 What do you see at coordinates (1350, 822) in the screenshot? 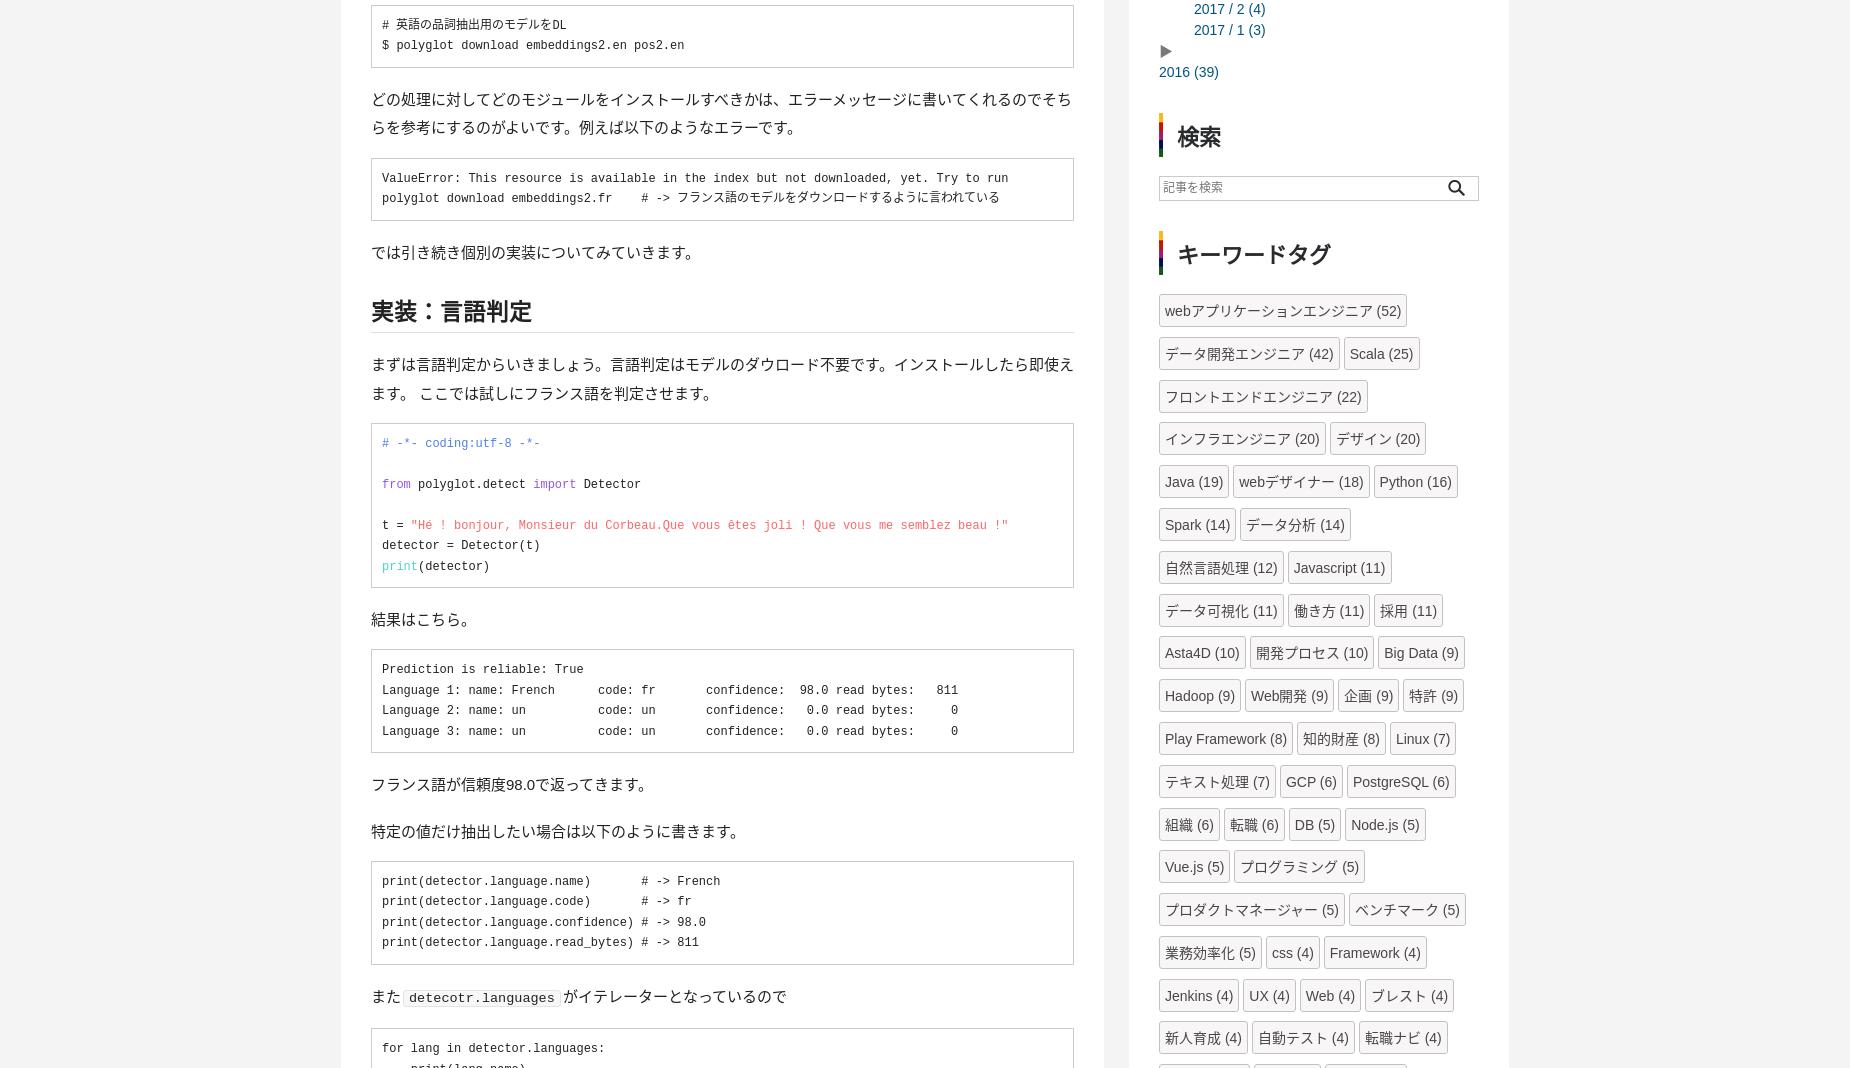
I see `'Node.js (5)'` at bounding box center [1350, 822].